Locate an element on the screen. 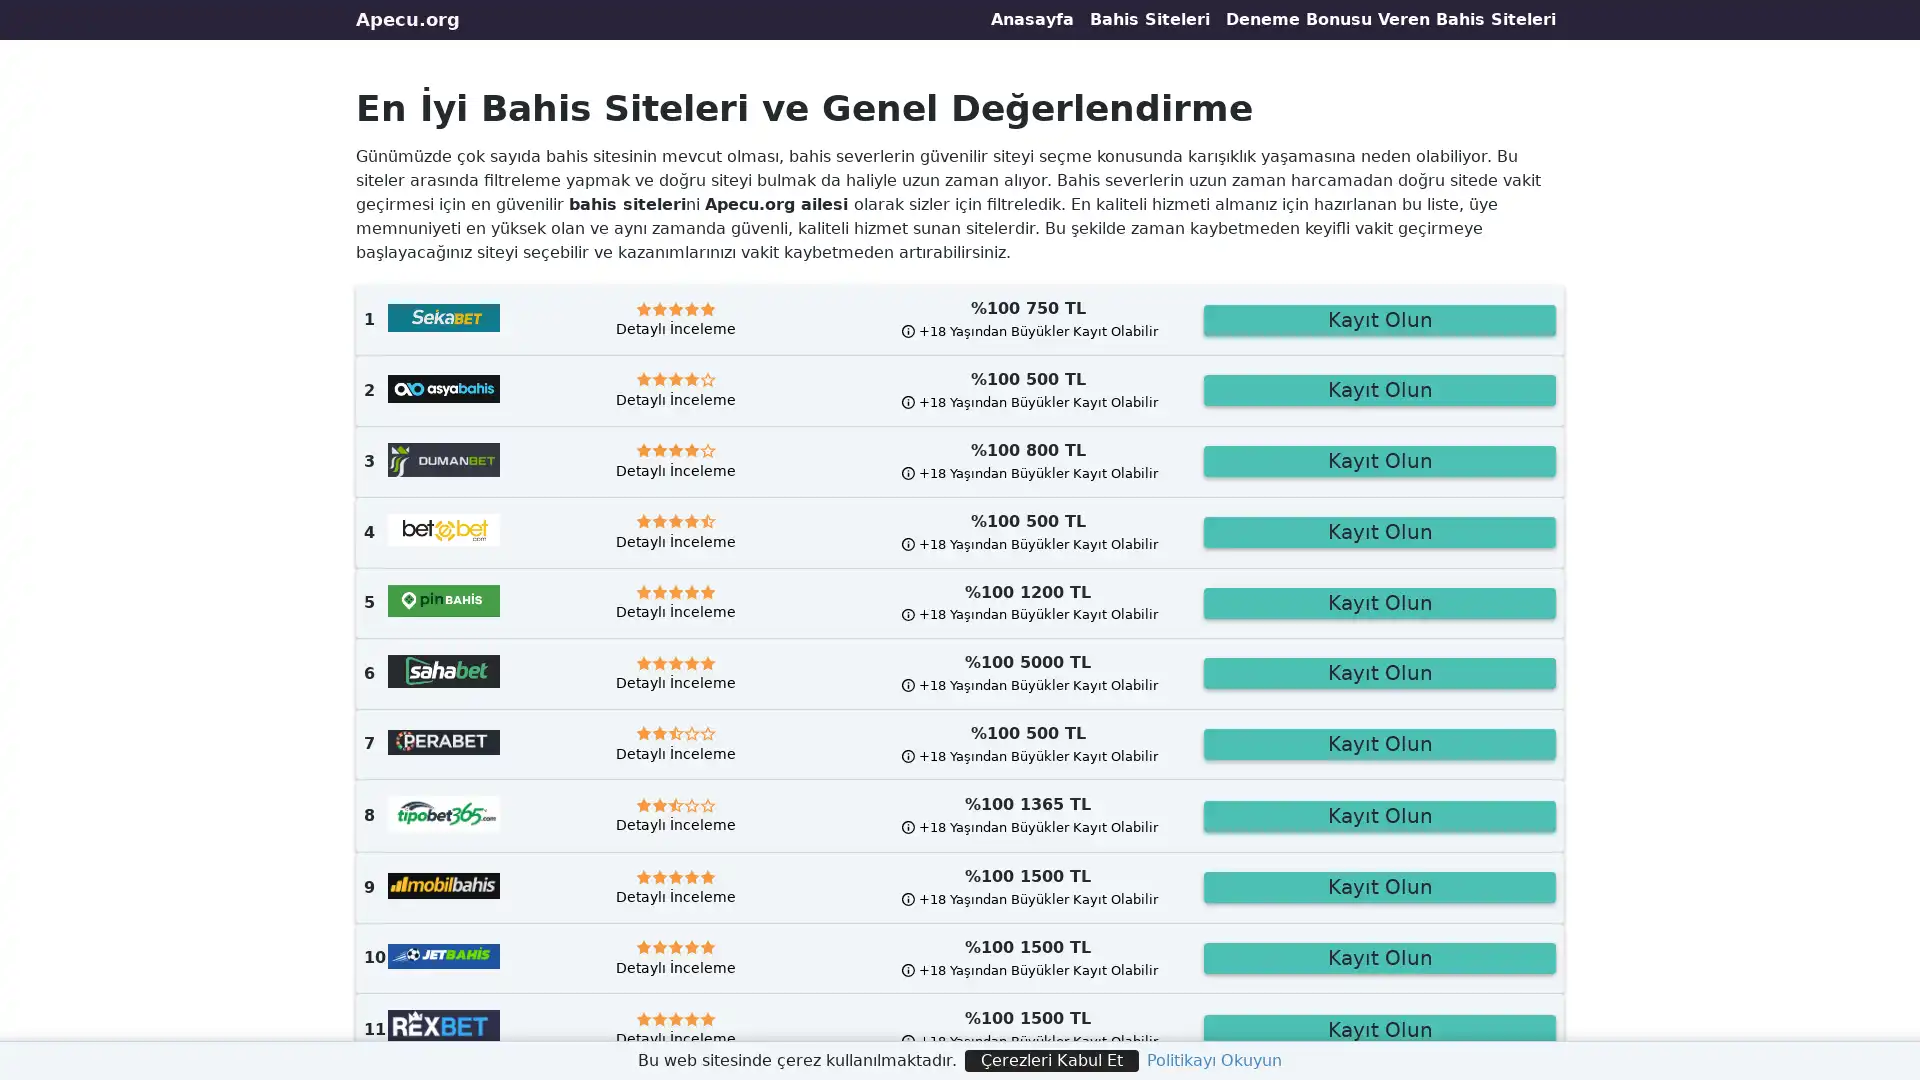  Cerezleri Kabul Et is located at coordinates (1050, 1059).